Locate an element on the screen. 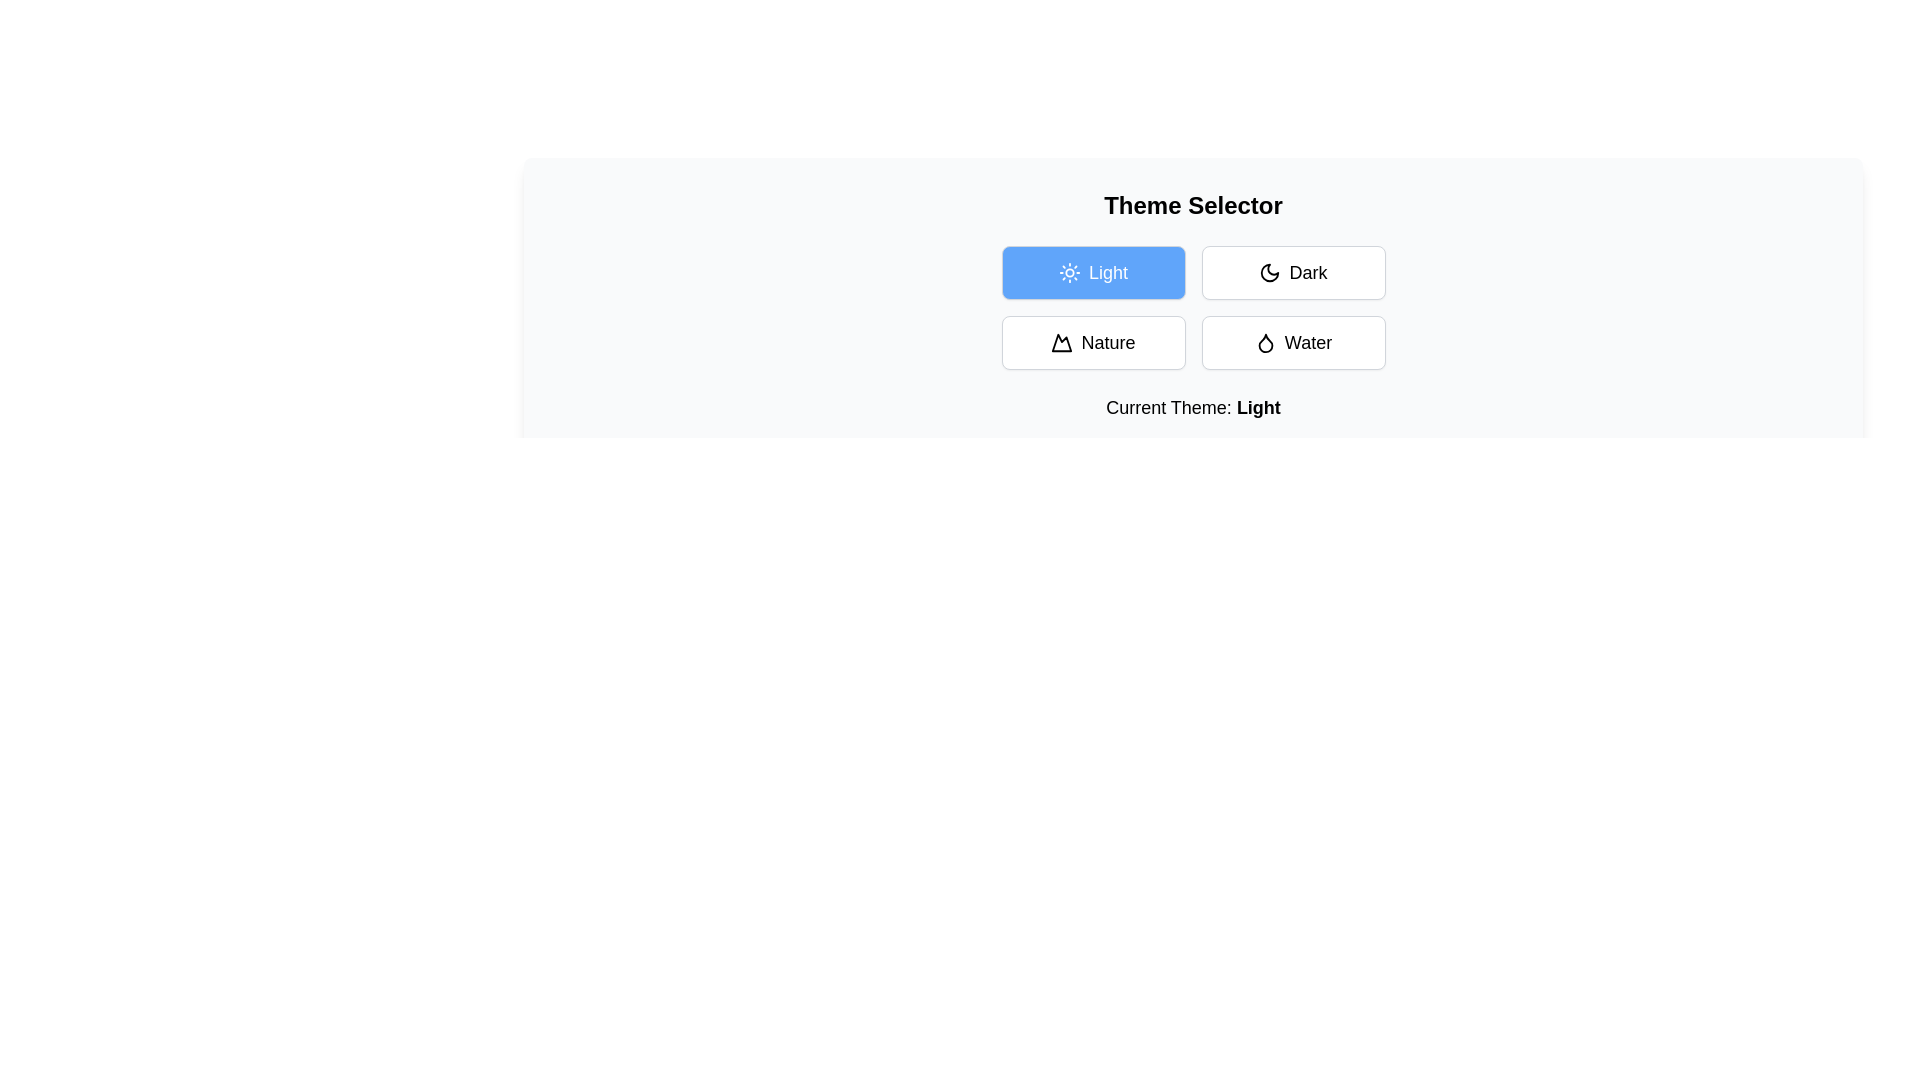 The width and height of the screenshot is (1920, 1080). text label indicating the 'Light' theme option, which is part of a button with a blue background and white text, located below the 'Theme Selector' title is located at coordinates (1107, 273).